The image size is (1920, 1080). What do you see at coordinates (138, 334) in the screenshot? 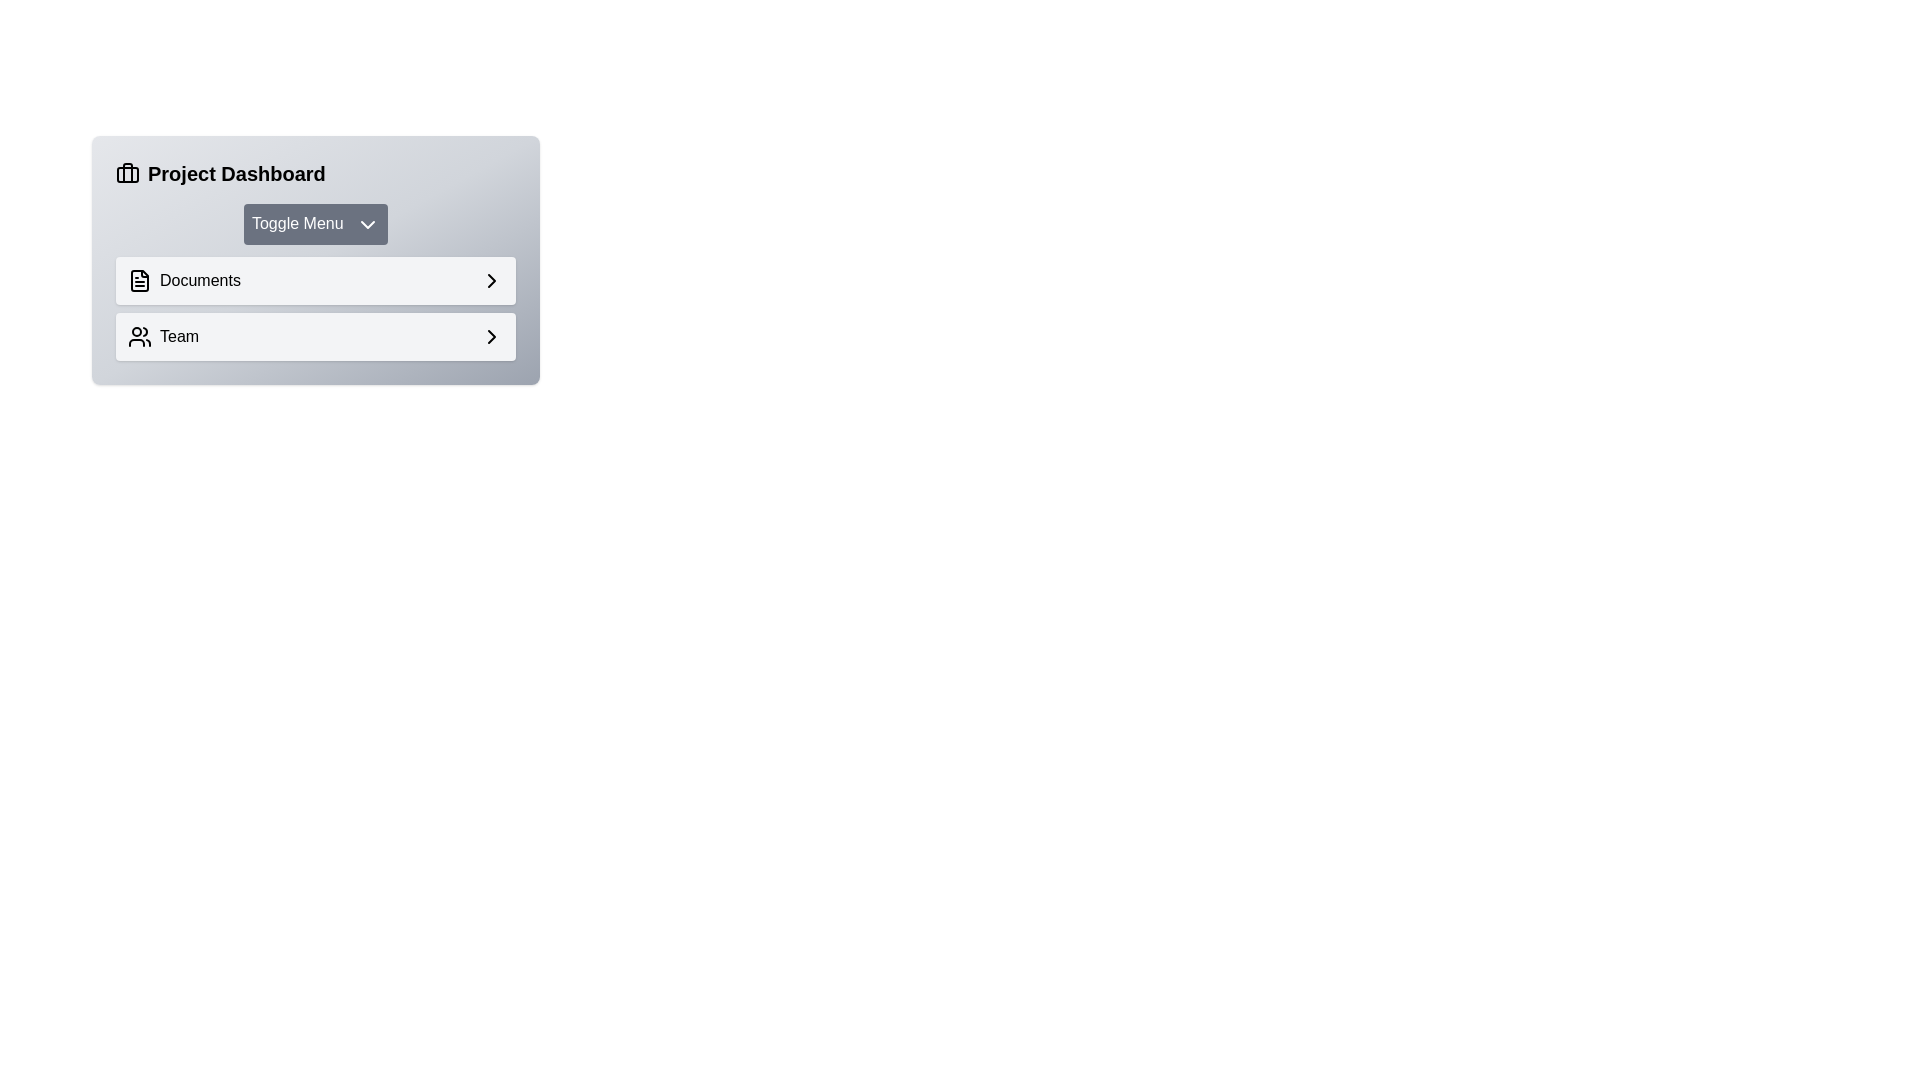
I see `the 'Team' icon located on the second row of the menu panel under 'Project Dashboard', to the left of the label 'Team'` at bounding box center [138, 334].